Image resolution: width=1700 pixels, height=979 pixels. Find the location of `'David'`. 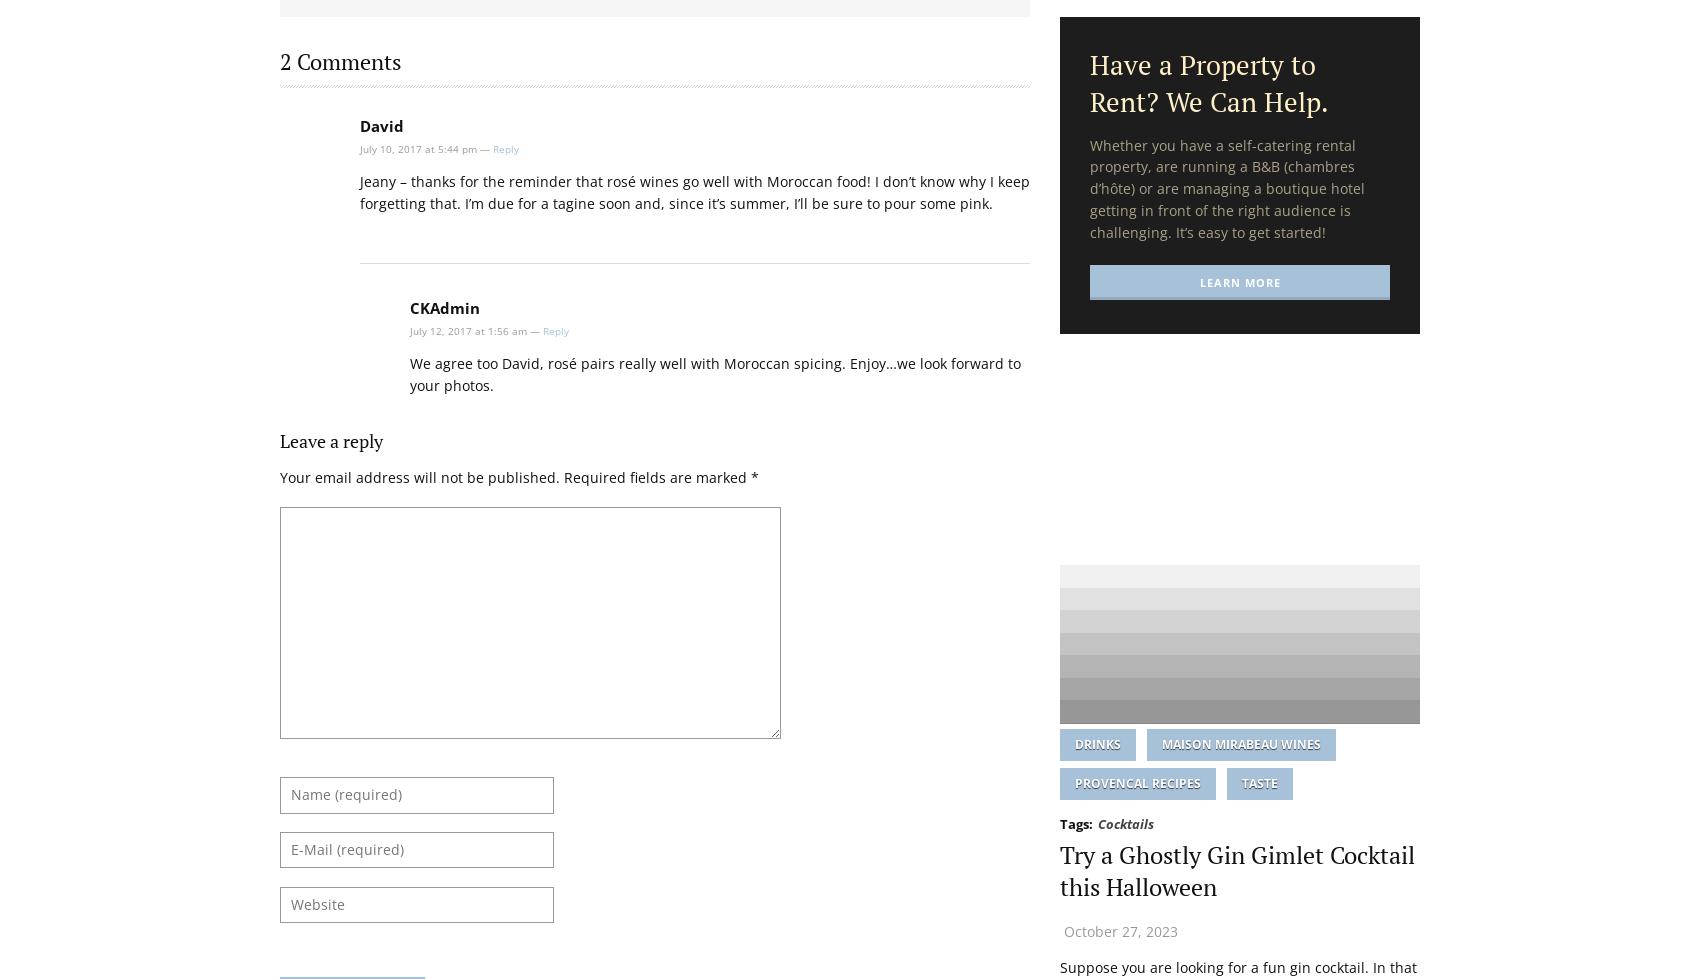

'David' is located at coordinates (380, 125).